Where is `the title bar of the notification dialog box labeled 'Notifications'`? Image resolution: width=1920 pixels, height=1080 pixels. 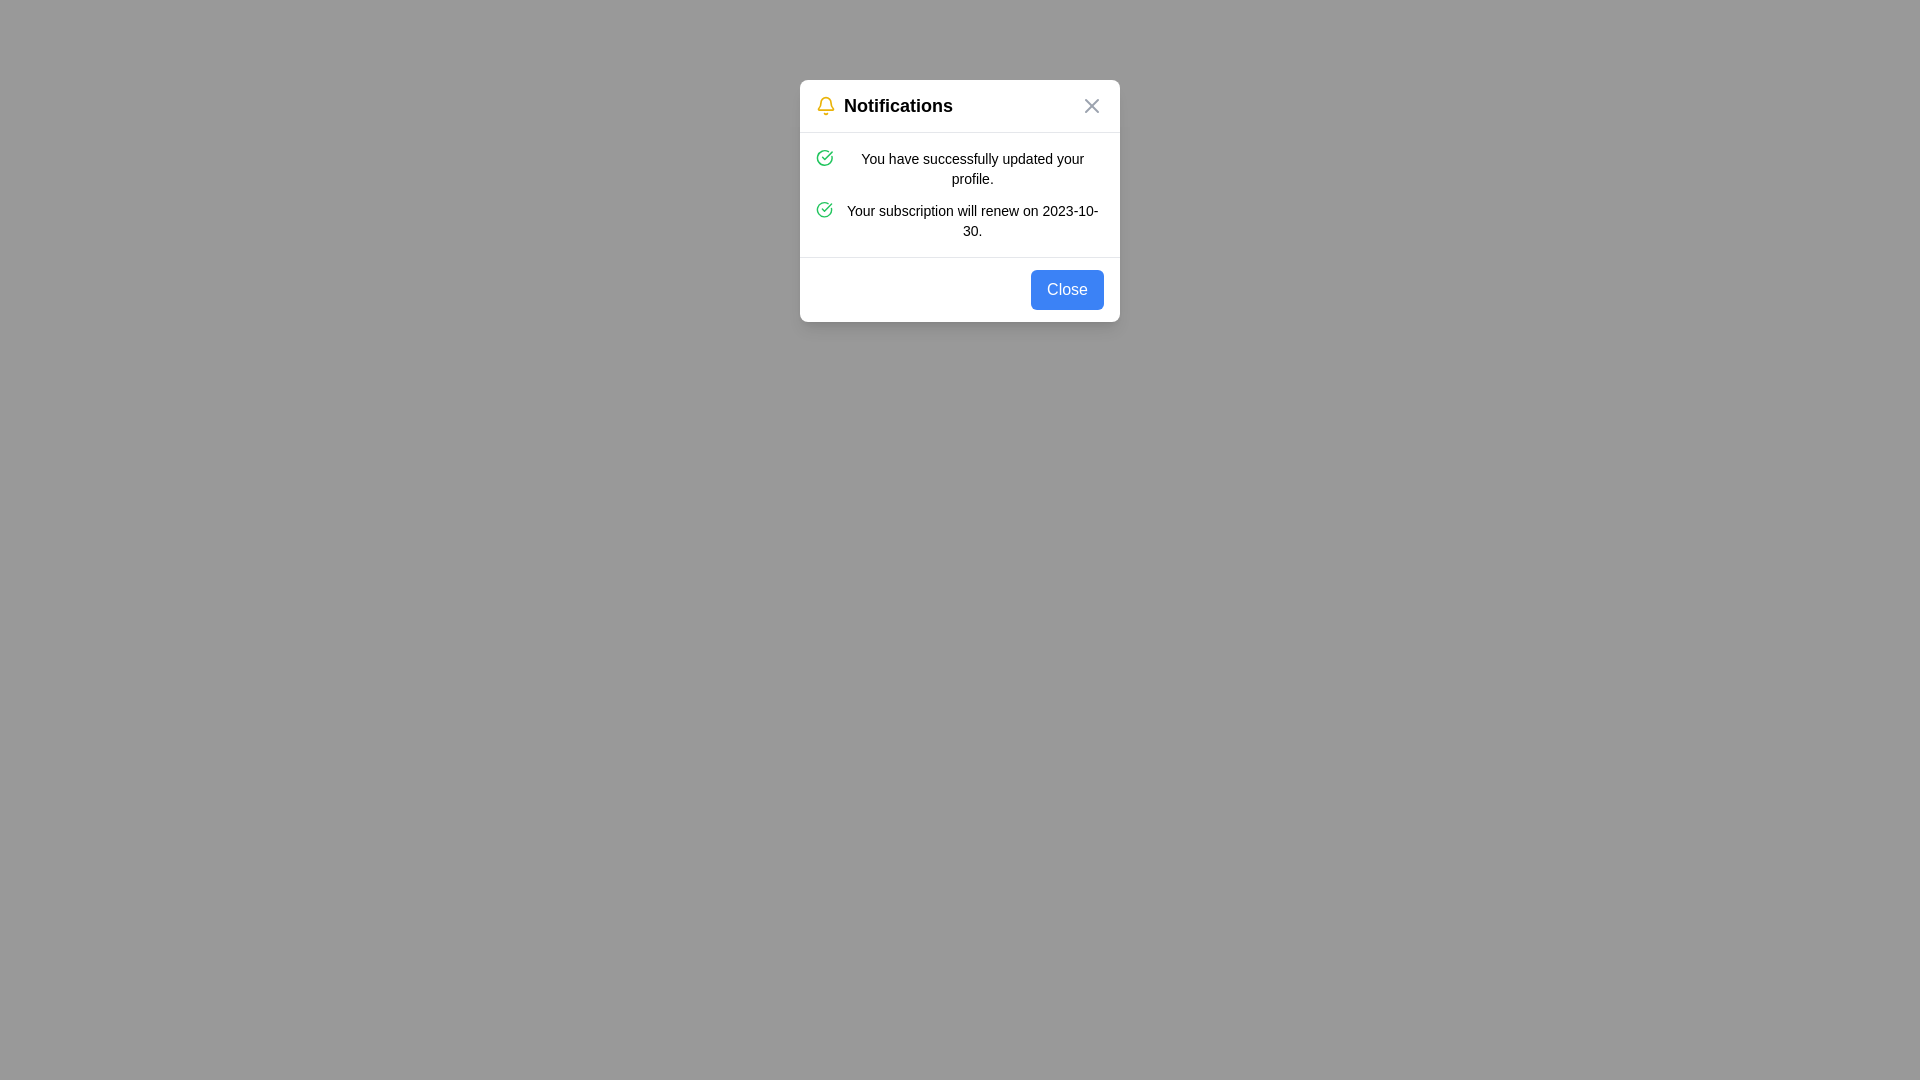 the title bar of the notification dialog box labeled 'Notifications' is located at coordinates (960, 106).